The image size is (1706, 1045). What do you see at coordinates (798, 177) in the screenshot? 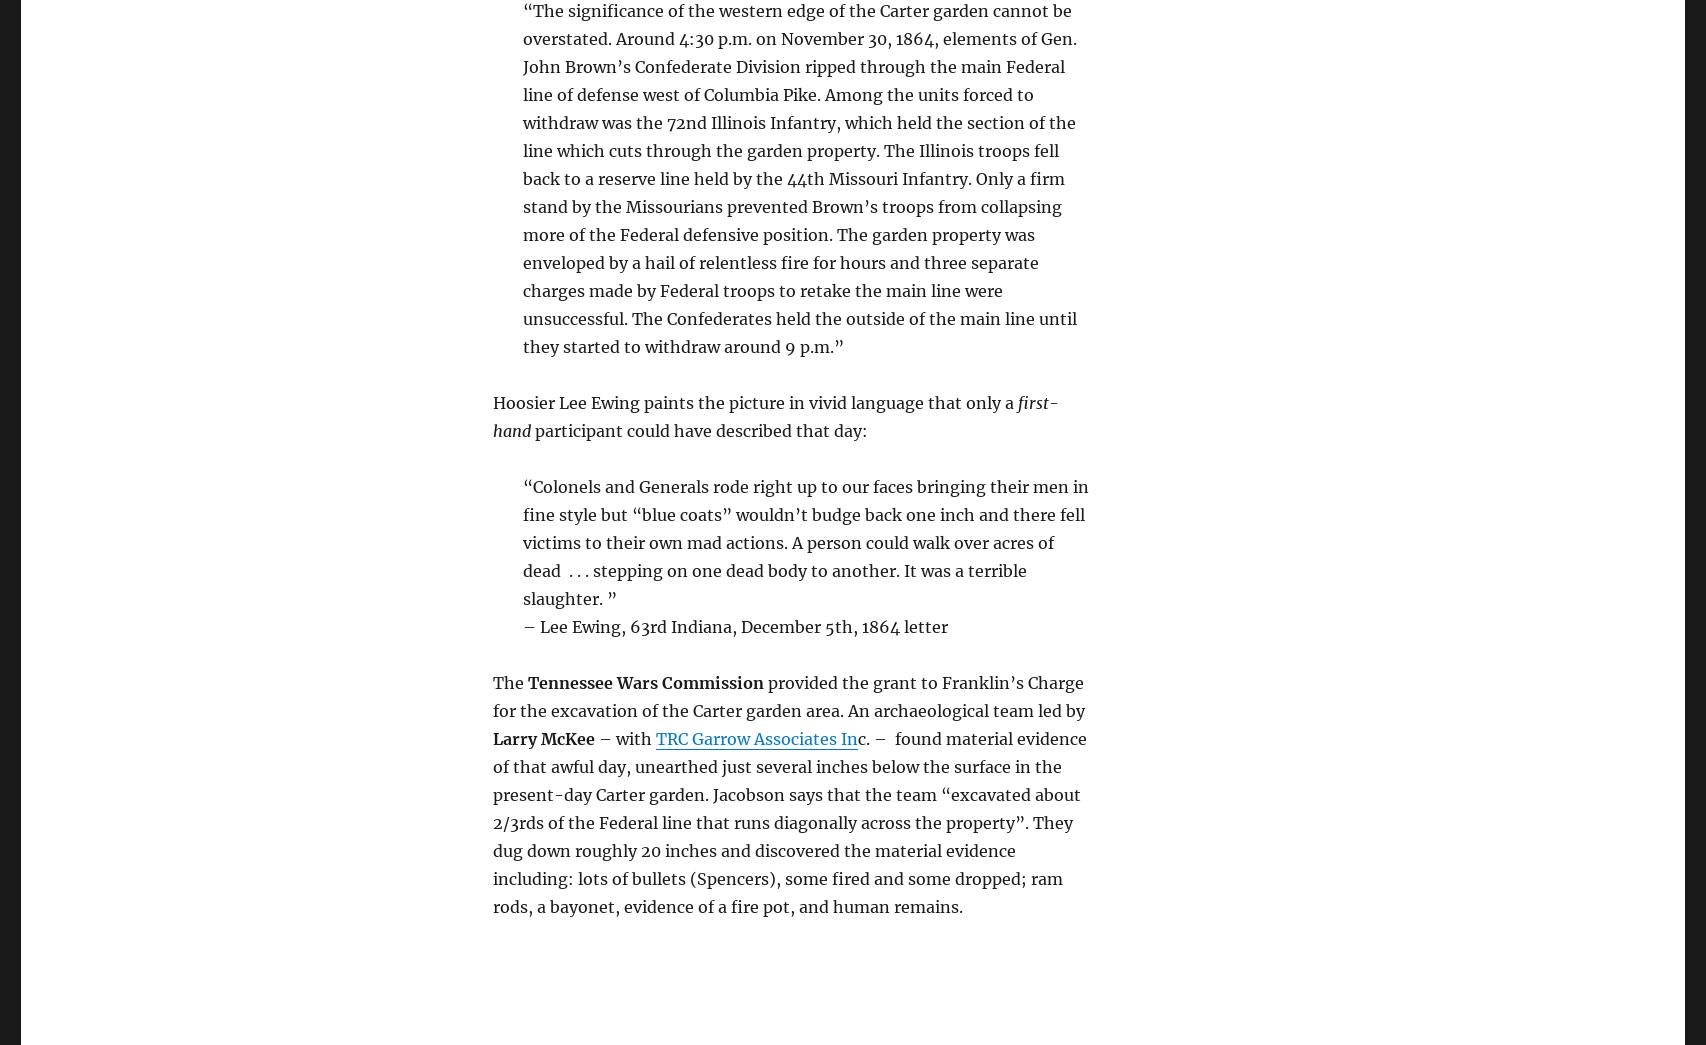
I see `'“The significance of the western edge of the Carter garden cannot be overstated. Around 4:30 p.m. on November 30, 1864, elements of Gen. John Brown’s Confederate Division ripped through the main Federal line of defense west of Columbia Pike. Among the units forced to withdraw was the 72nd Illinois Infantry, which held the section of the line which cuts through the garden property. The Illinois troops fell back to a reserve line held by the 44th Missouri Infantry. Only a firm stand by the Missourians prevented Brown’s troops from collapsing more of the Federal defensive position. The garden property was enveloped by a hail of relentless fire for hours and three separate charges made by Federal troops to retake the main line were unsuccessful. The Confederates held the outside of the main line until they started to withdraw around 9 p.m.”'` at bounding box center [798, 177].